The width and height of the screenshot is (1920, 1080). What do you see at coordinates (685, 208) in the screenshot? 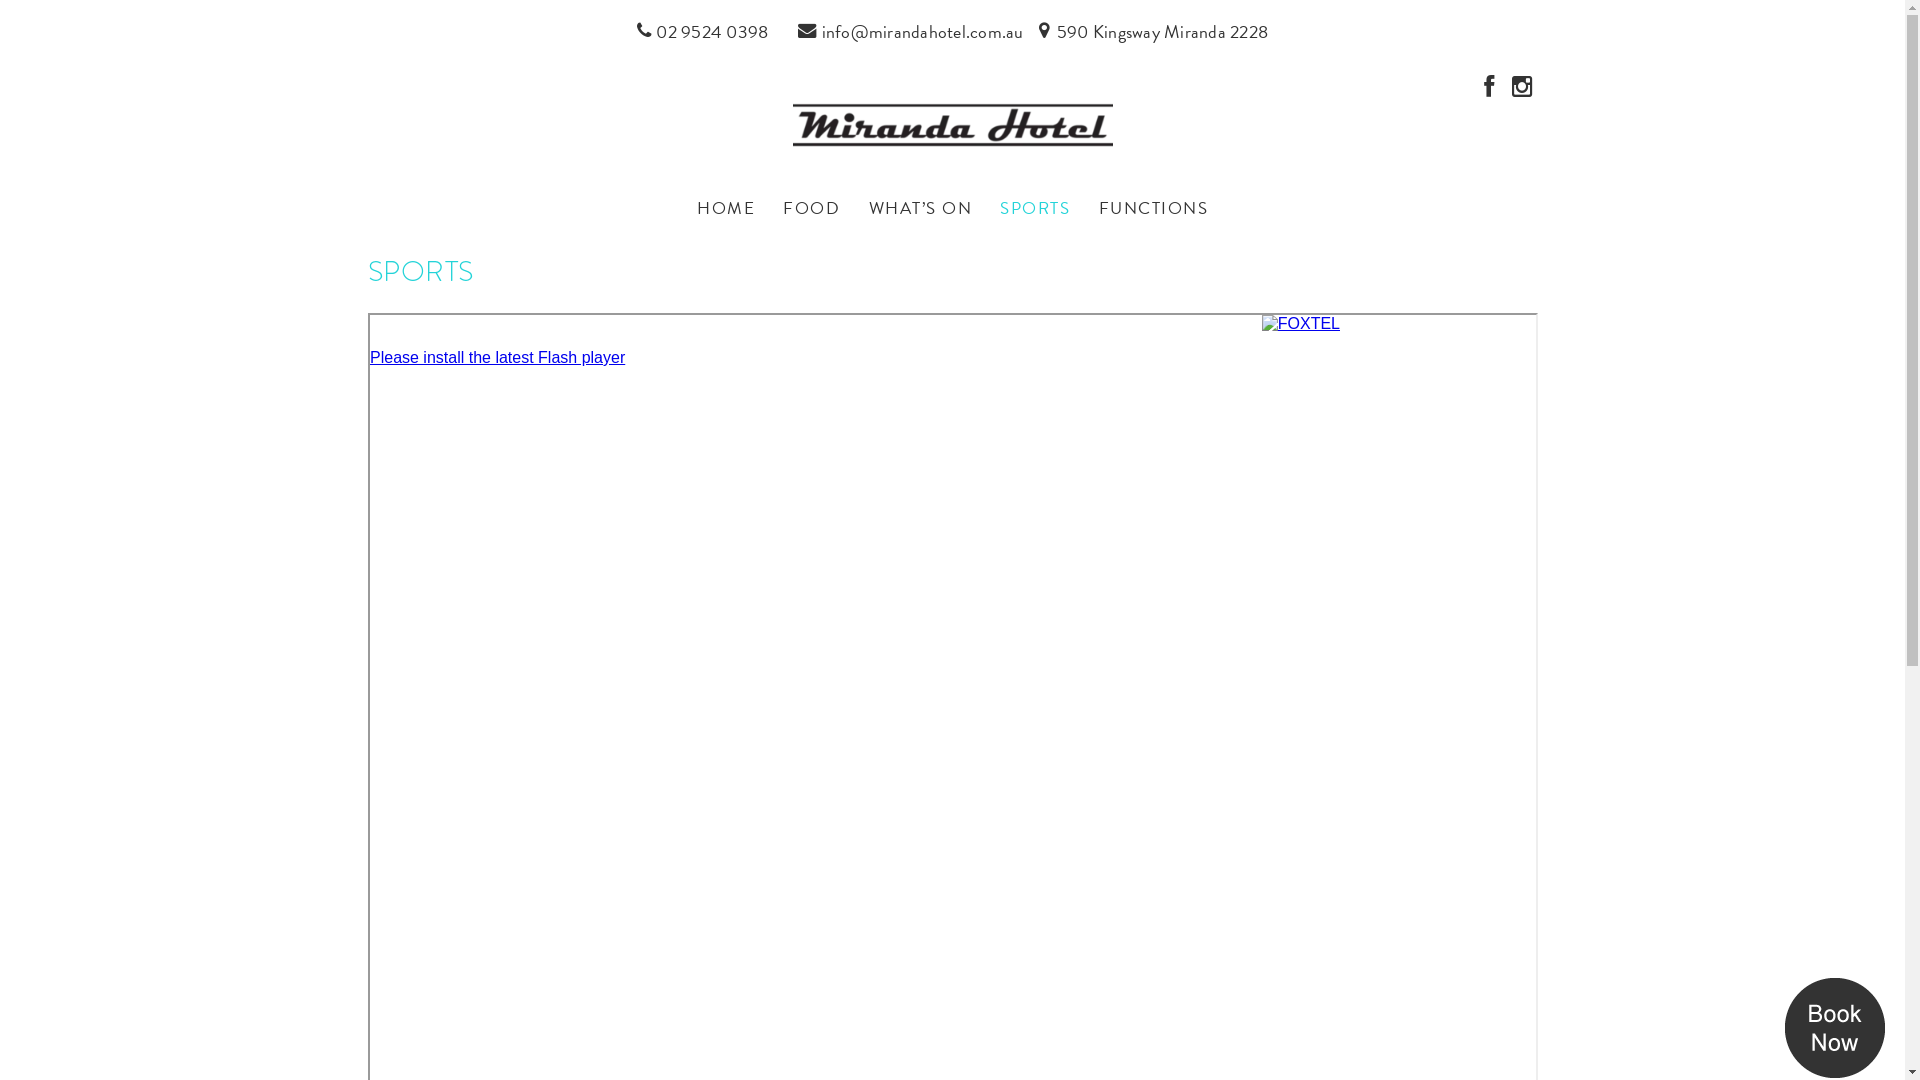
I see `'HOME'` at bounding box center [685, 208].